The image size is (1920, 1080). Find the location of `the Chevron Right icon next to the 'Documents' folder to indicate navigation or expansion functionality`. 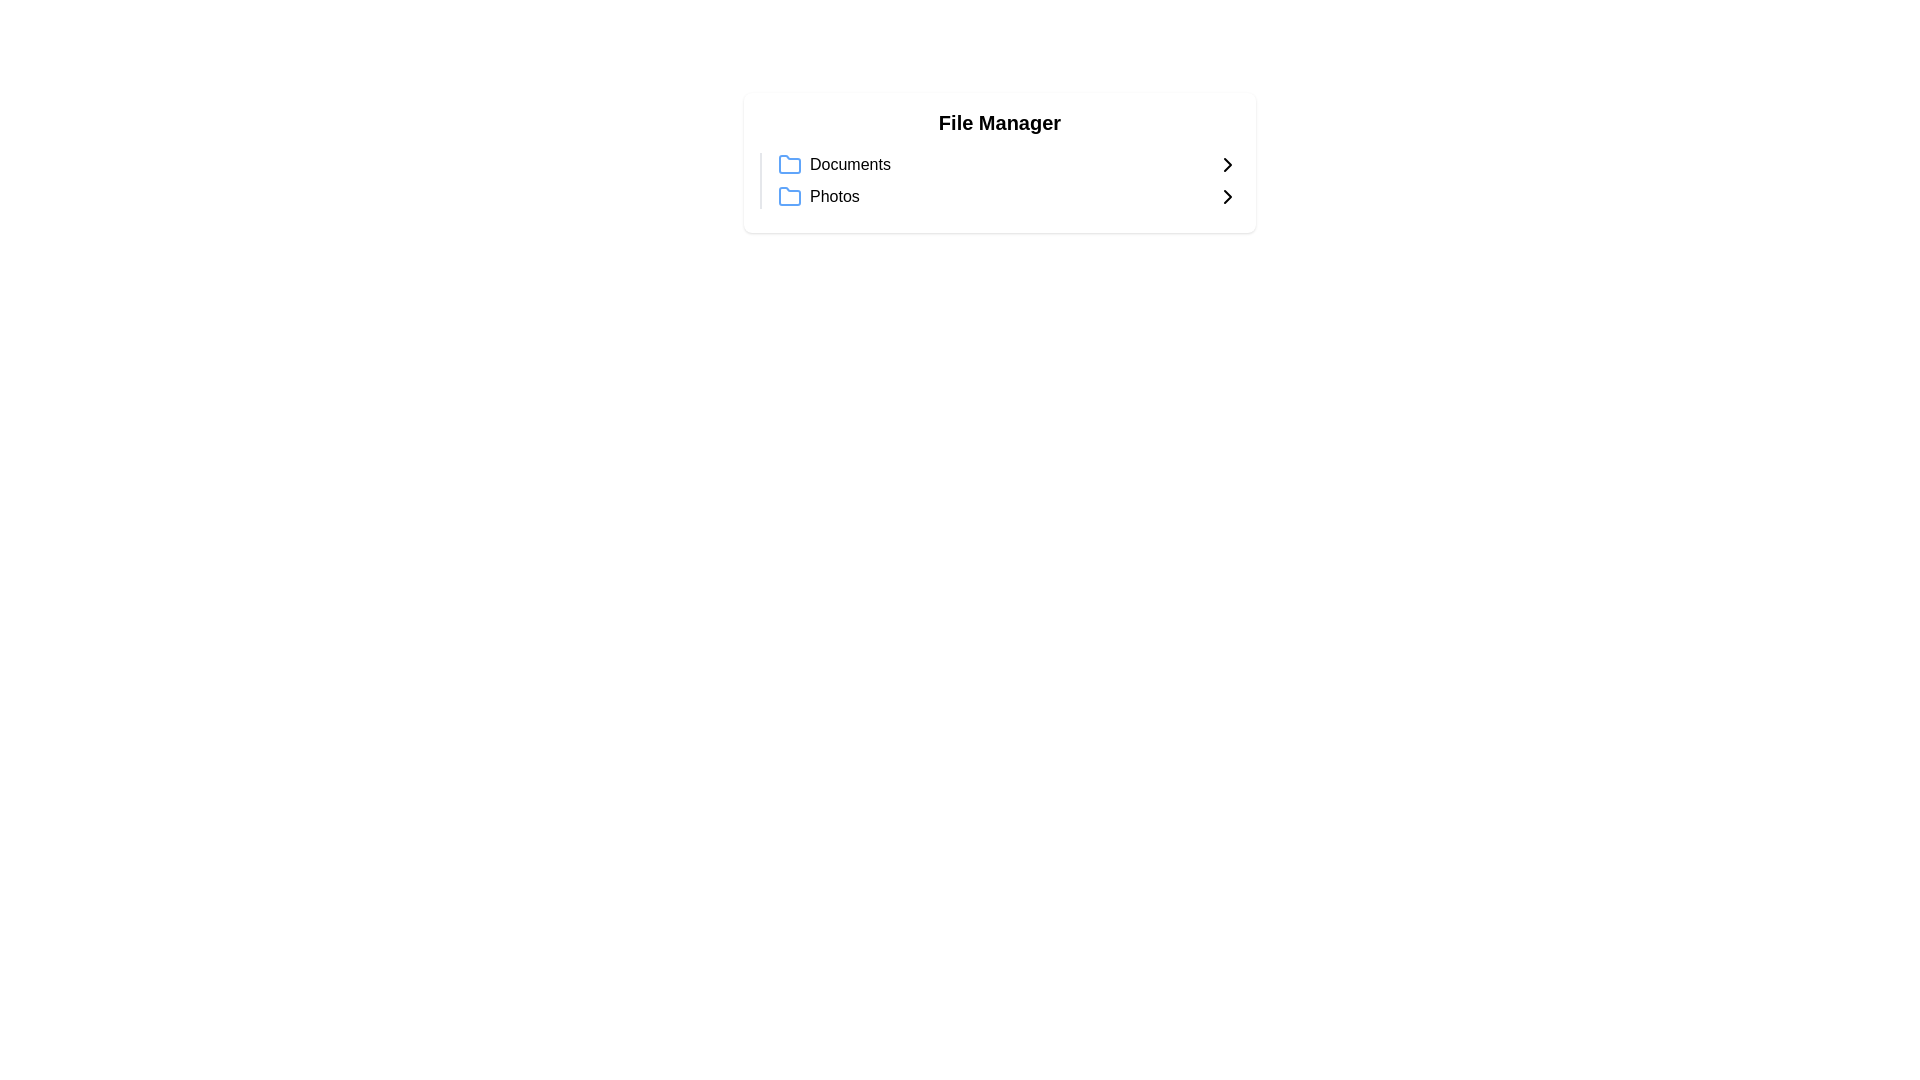

the Chevron Right icon next to the 'Documents' folder to indicate navigation or expansion functionality is located at coordinates (1227, 164).